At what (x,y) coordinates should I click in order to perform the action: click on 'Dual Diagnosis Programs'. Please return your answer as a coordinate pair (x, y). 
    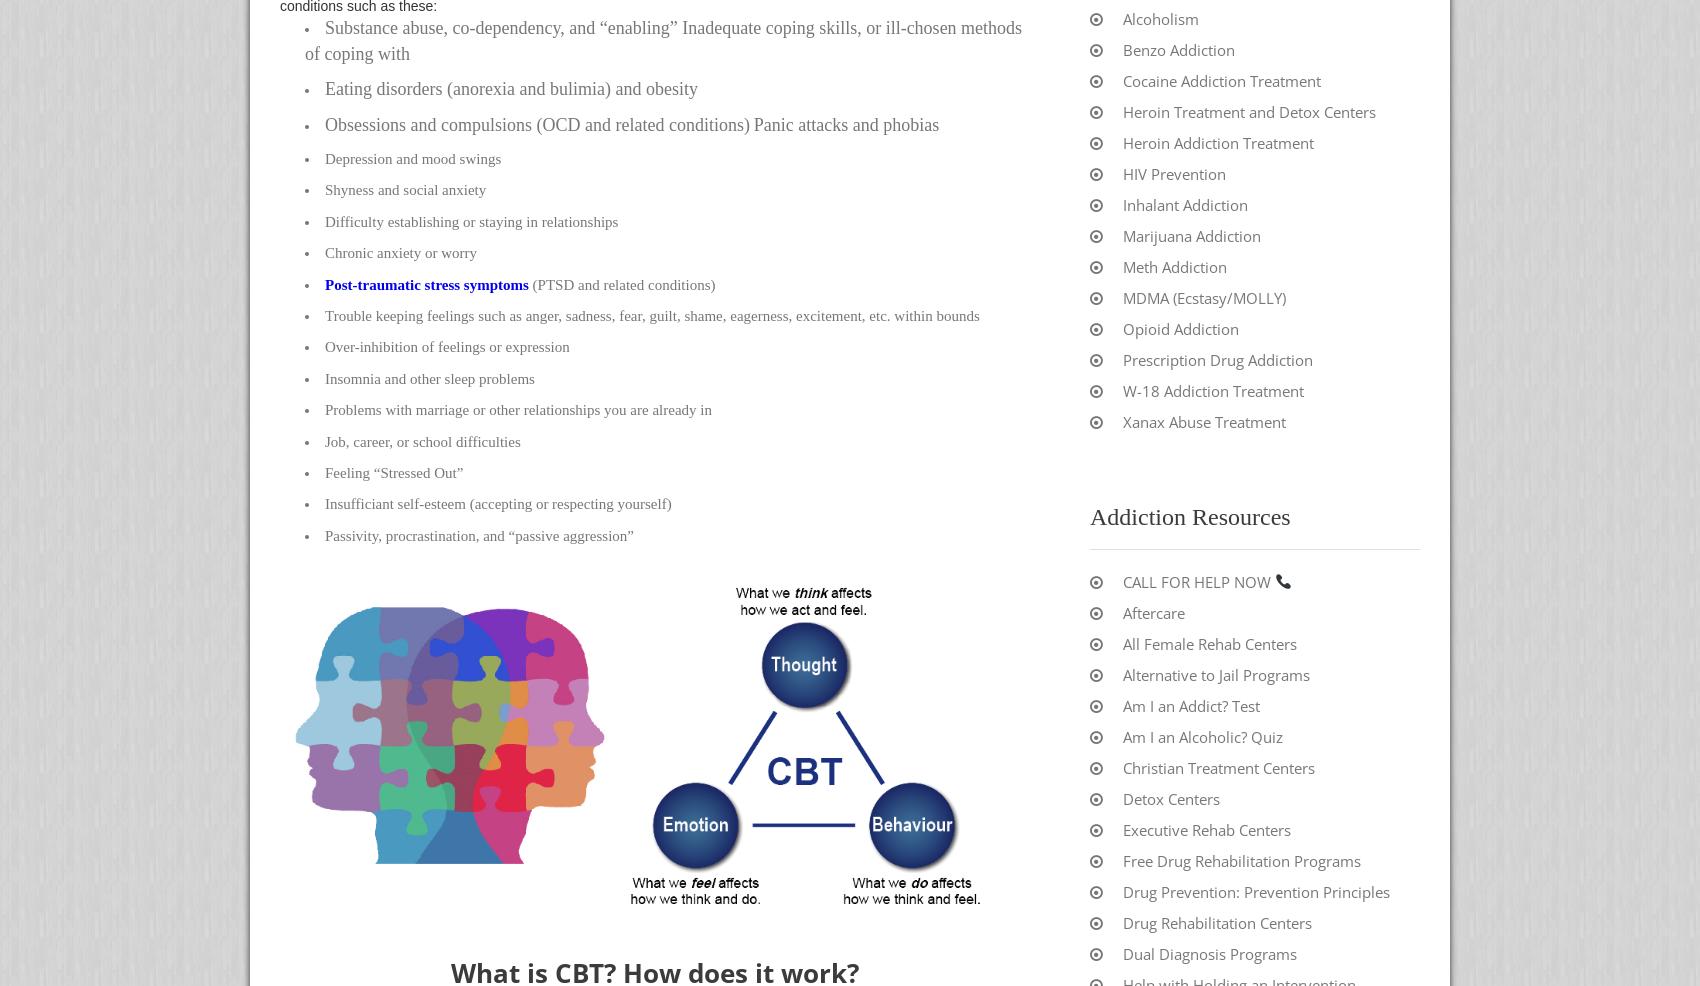
    Looking at the image, I should click on (1209, 952).